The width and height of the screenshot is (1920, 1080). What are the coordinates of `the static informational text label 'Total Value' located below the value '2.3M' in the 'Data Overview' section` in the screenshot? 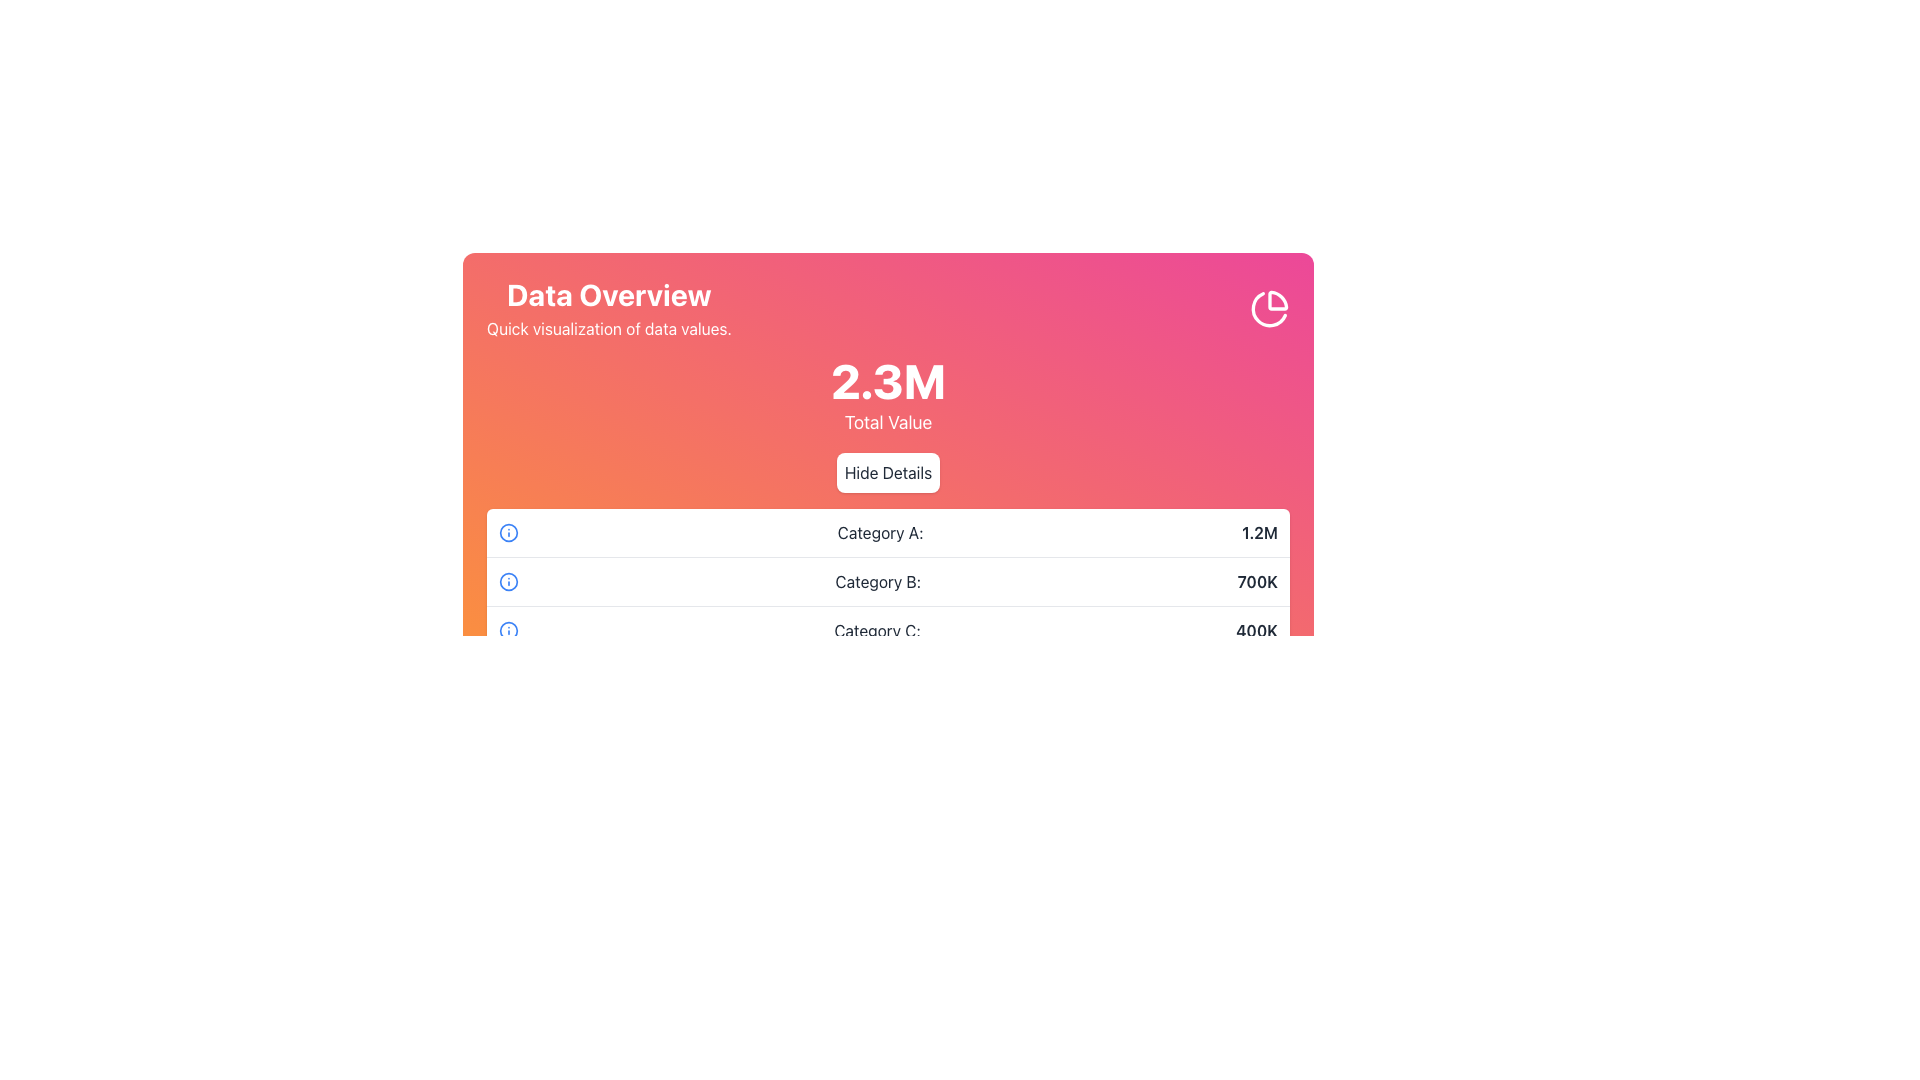 It's located at (887, 422).